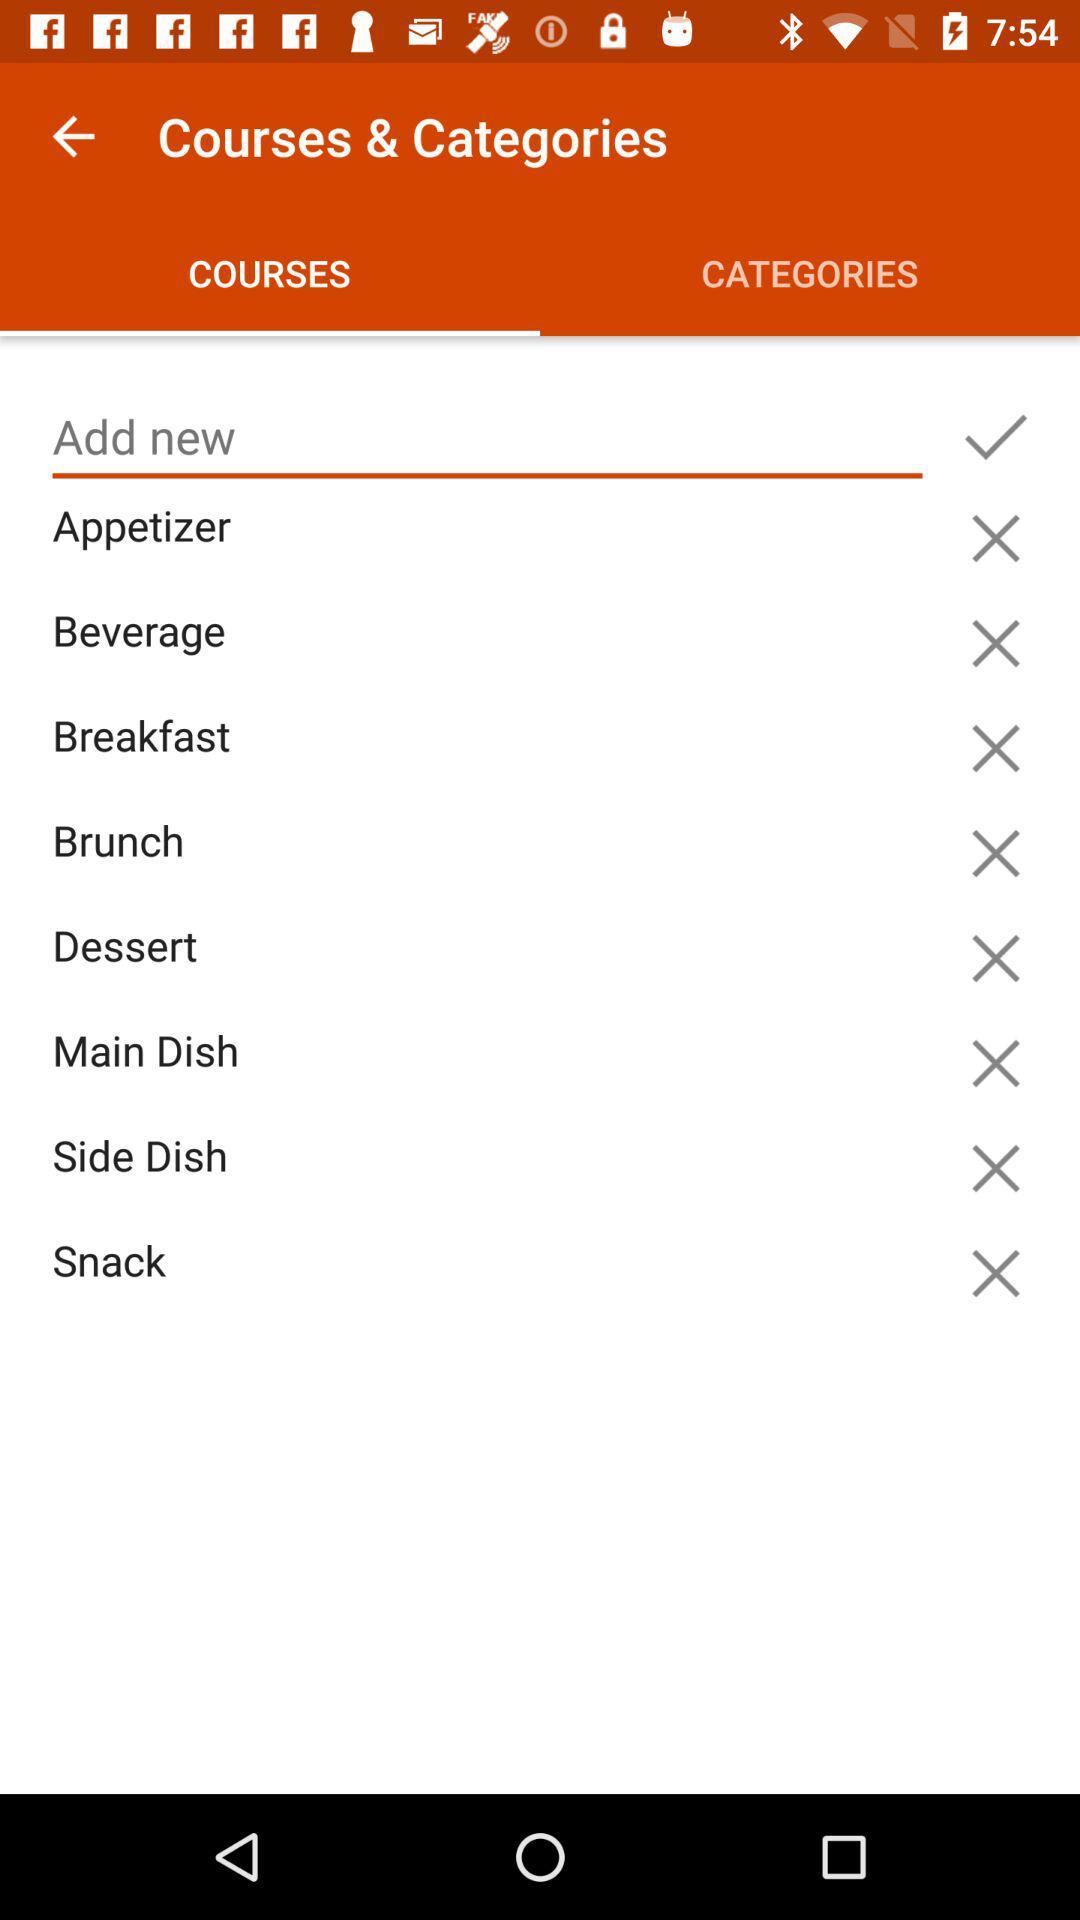  Describe the element at coordinates (995, 853) in the screenshot. I see `hide this item` at that location.